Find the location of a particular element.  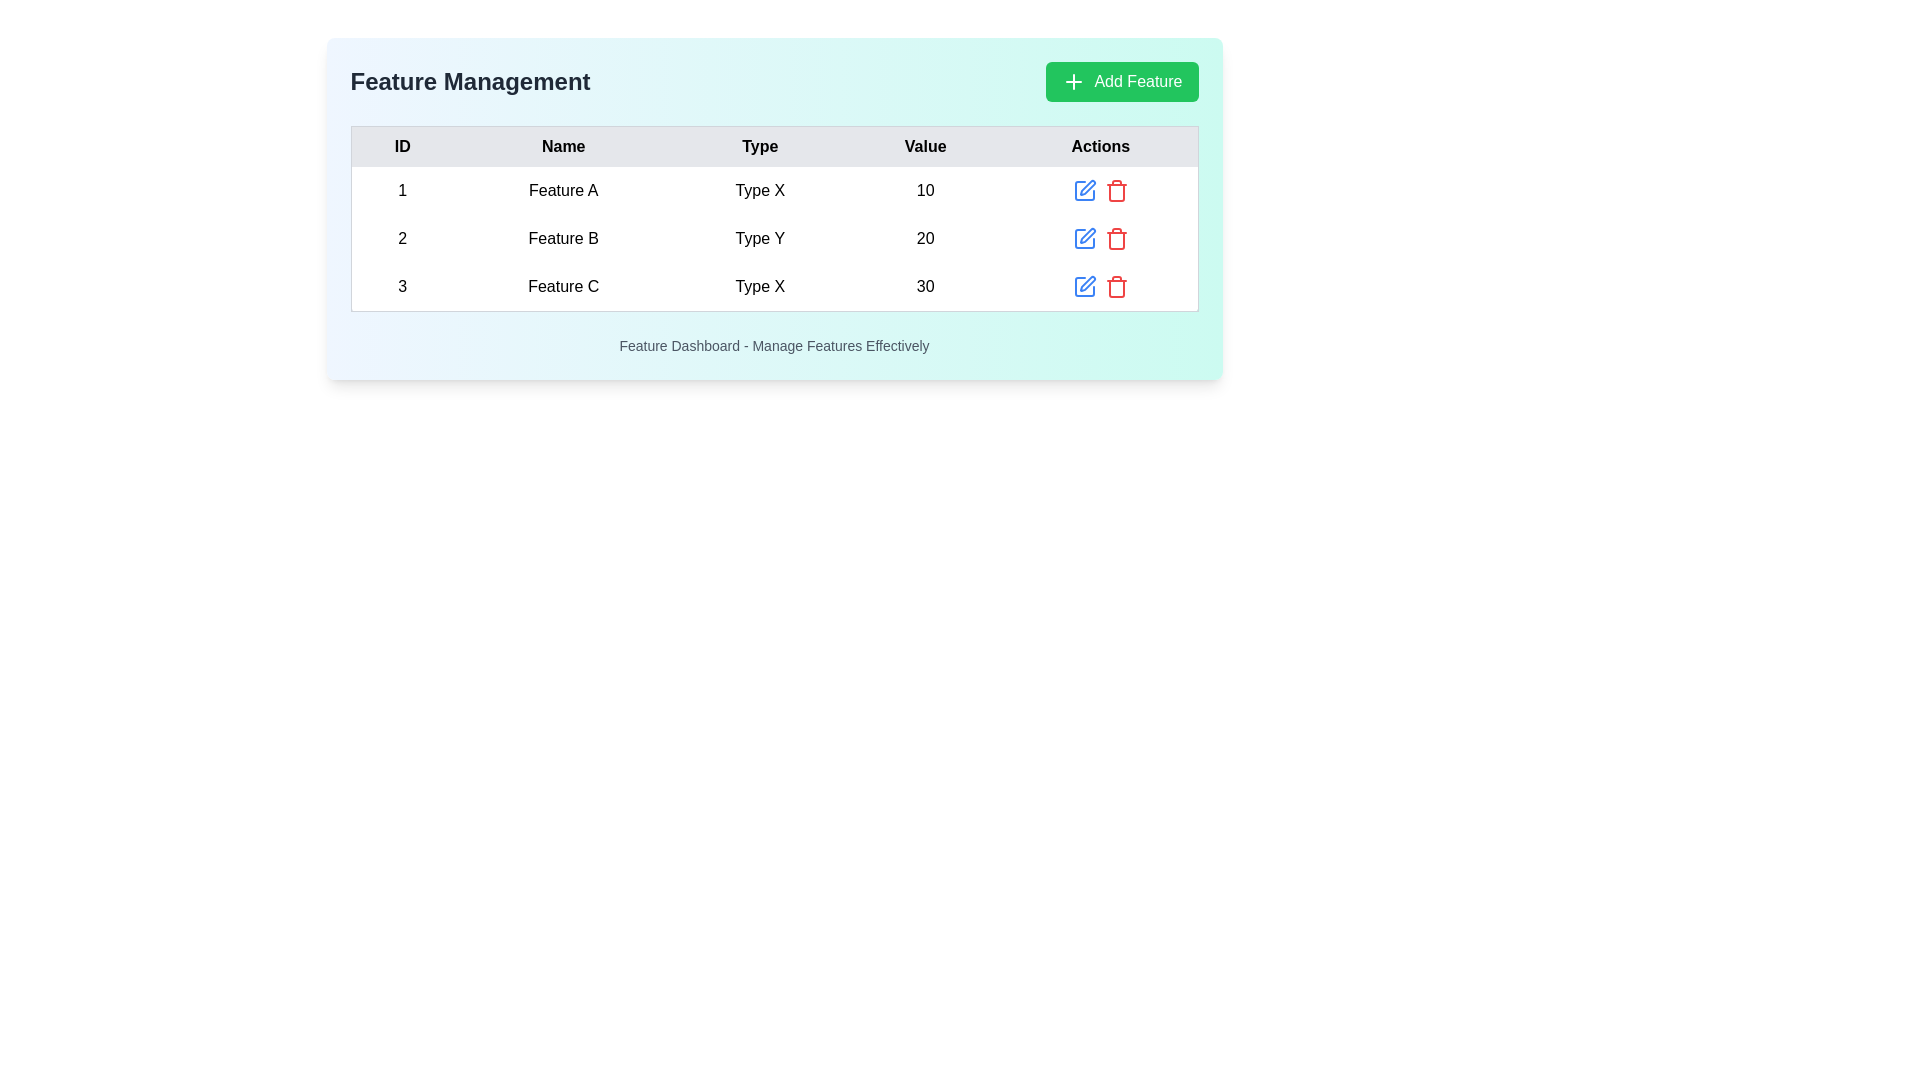

the static text element displaying 'Type X' in the 'Type' column of the third row under the 'Feature Management' header, which represents the 'Type' for 'Feature C' is located at coordinates (759, 287).